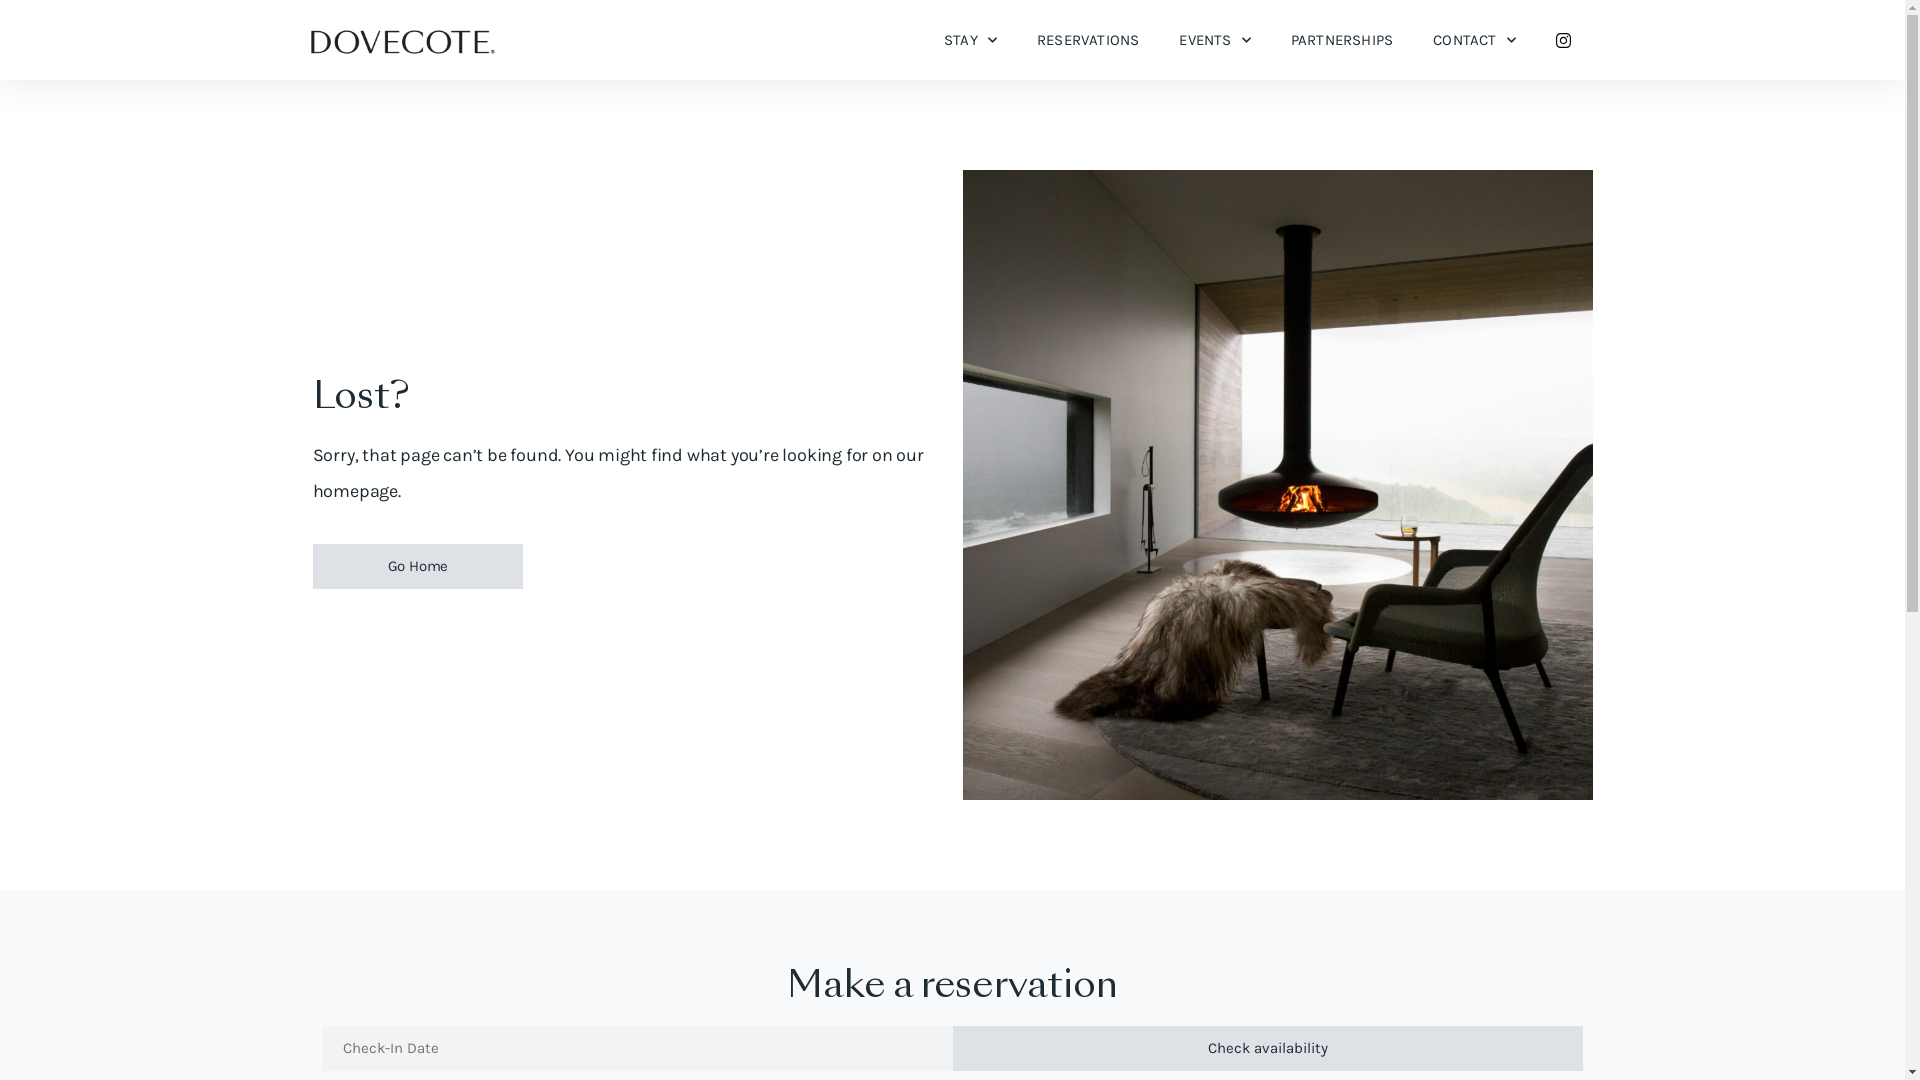 The image size is (1920, 1080). Describe the element at coordinates (311, 566) in the screenshot. I see `'Go Home'` at that location.